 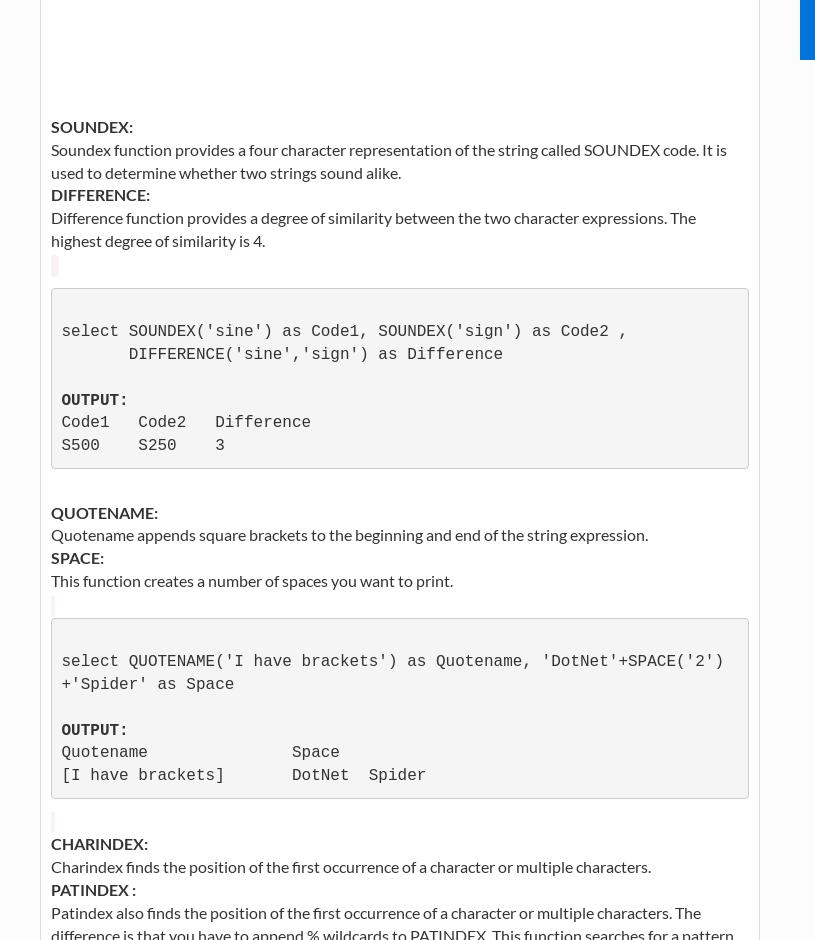 I want to click on 'S500	S250	3', so click(x=59, y=445).